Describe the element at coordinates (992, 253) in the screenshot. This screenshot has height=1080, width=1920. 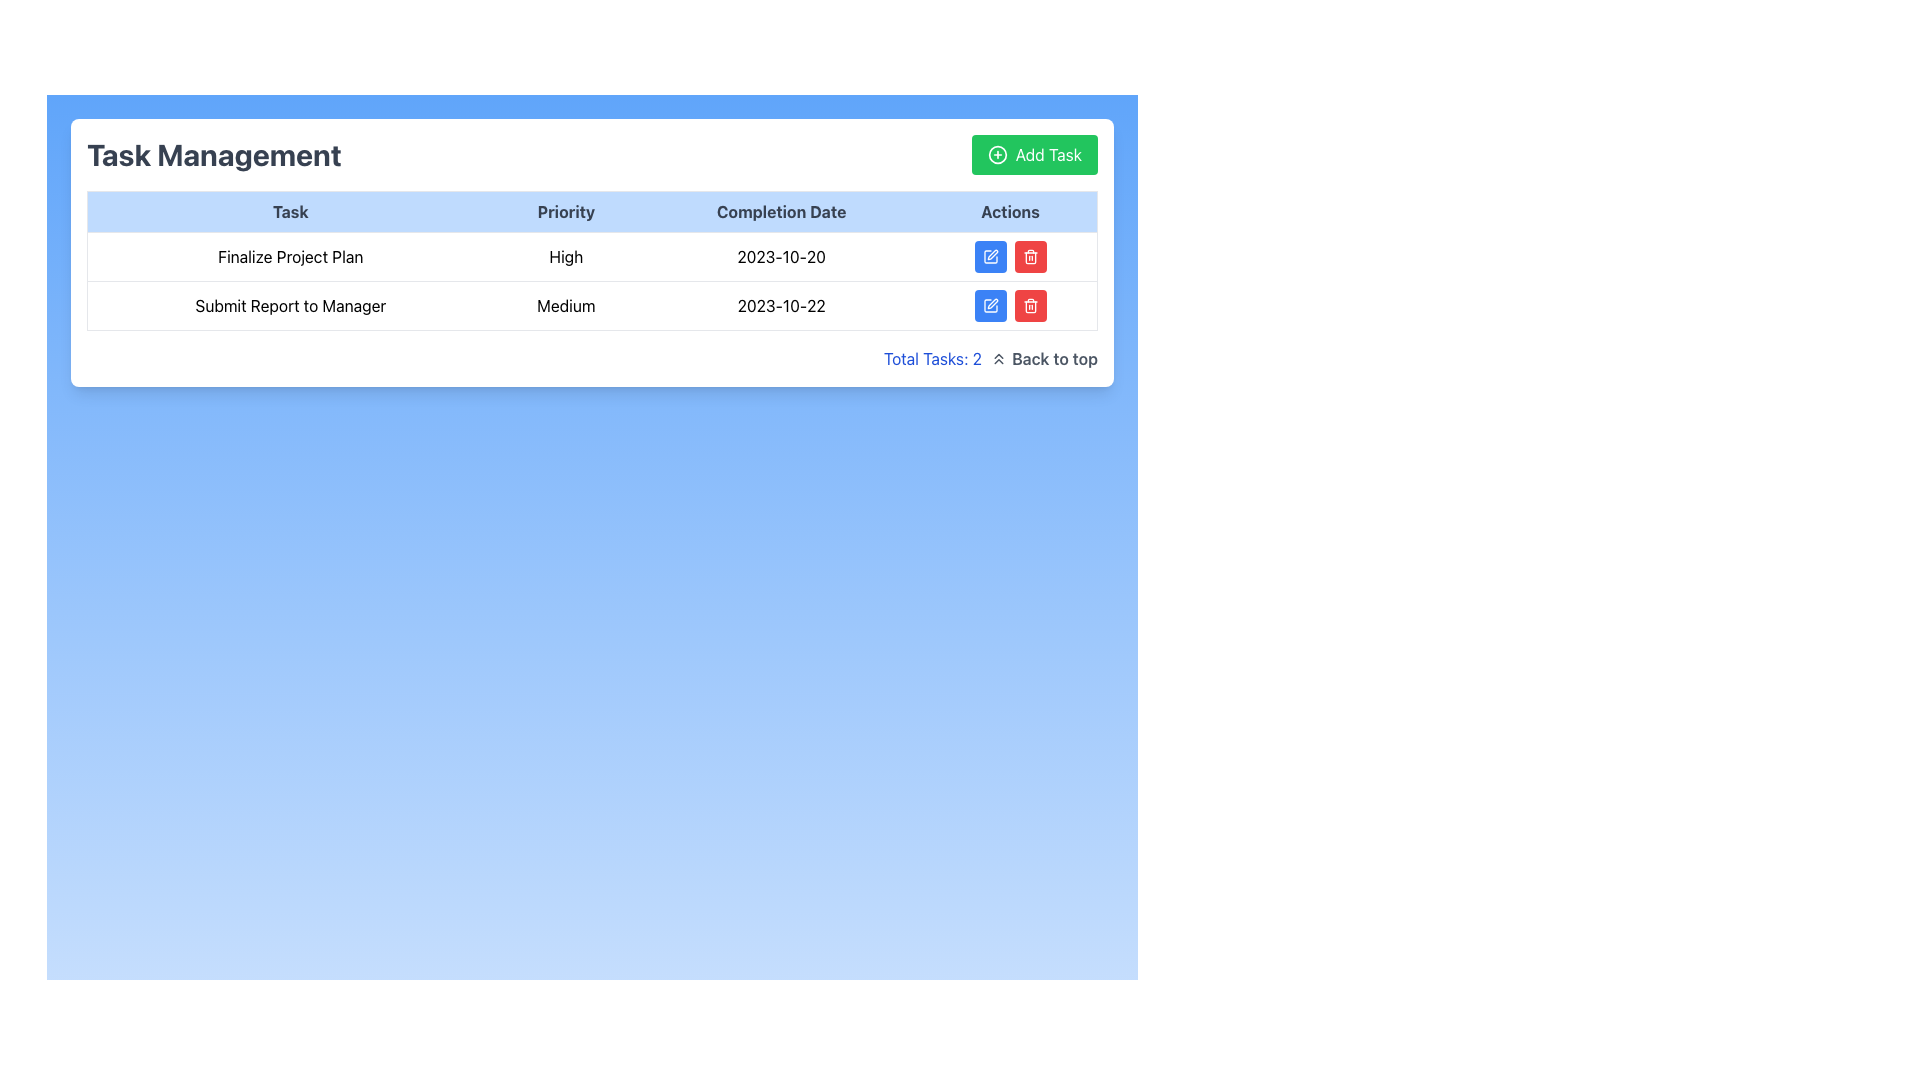
I see `the pencil icon in the 'Actions' column of the second row in the 'Task Management' section` at that location.